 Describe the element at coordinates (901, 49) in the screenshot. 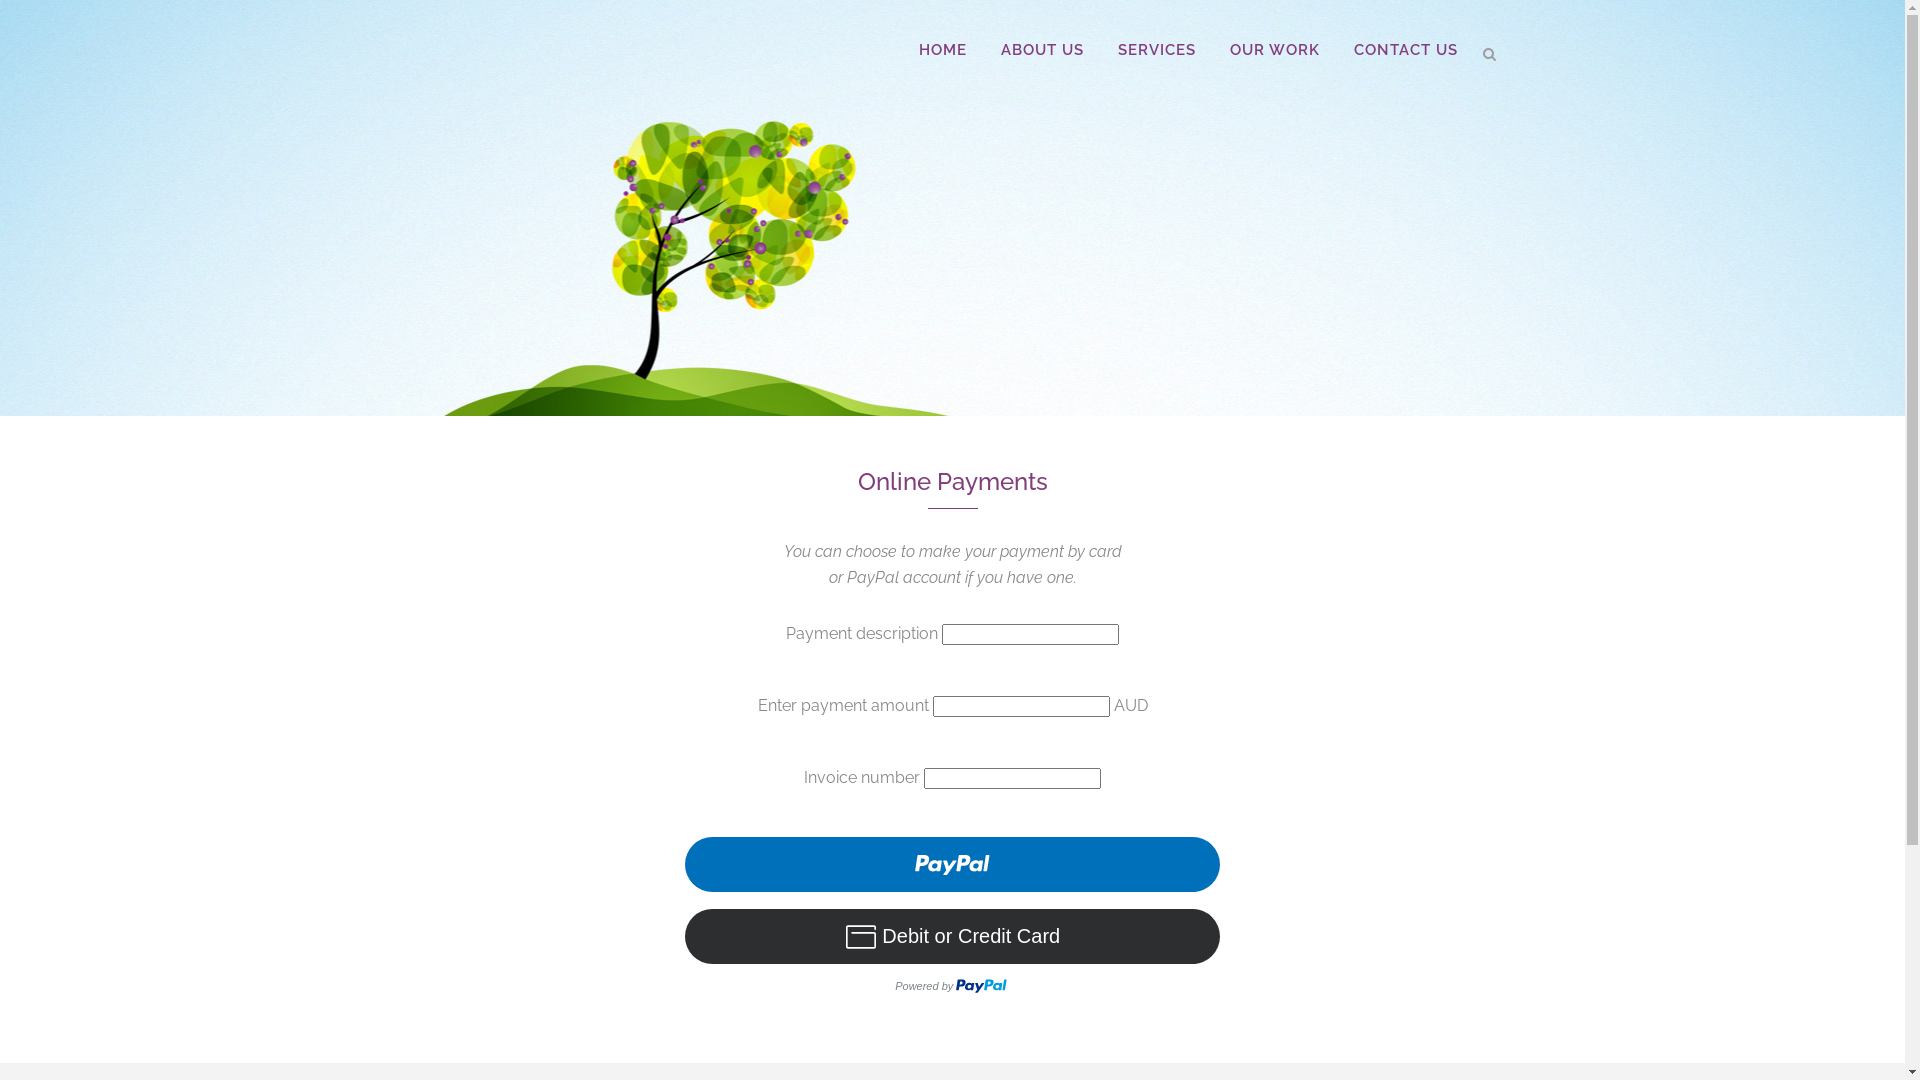

I see `'HOME'` at that location.